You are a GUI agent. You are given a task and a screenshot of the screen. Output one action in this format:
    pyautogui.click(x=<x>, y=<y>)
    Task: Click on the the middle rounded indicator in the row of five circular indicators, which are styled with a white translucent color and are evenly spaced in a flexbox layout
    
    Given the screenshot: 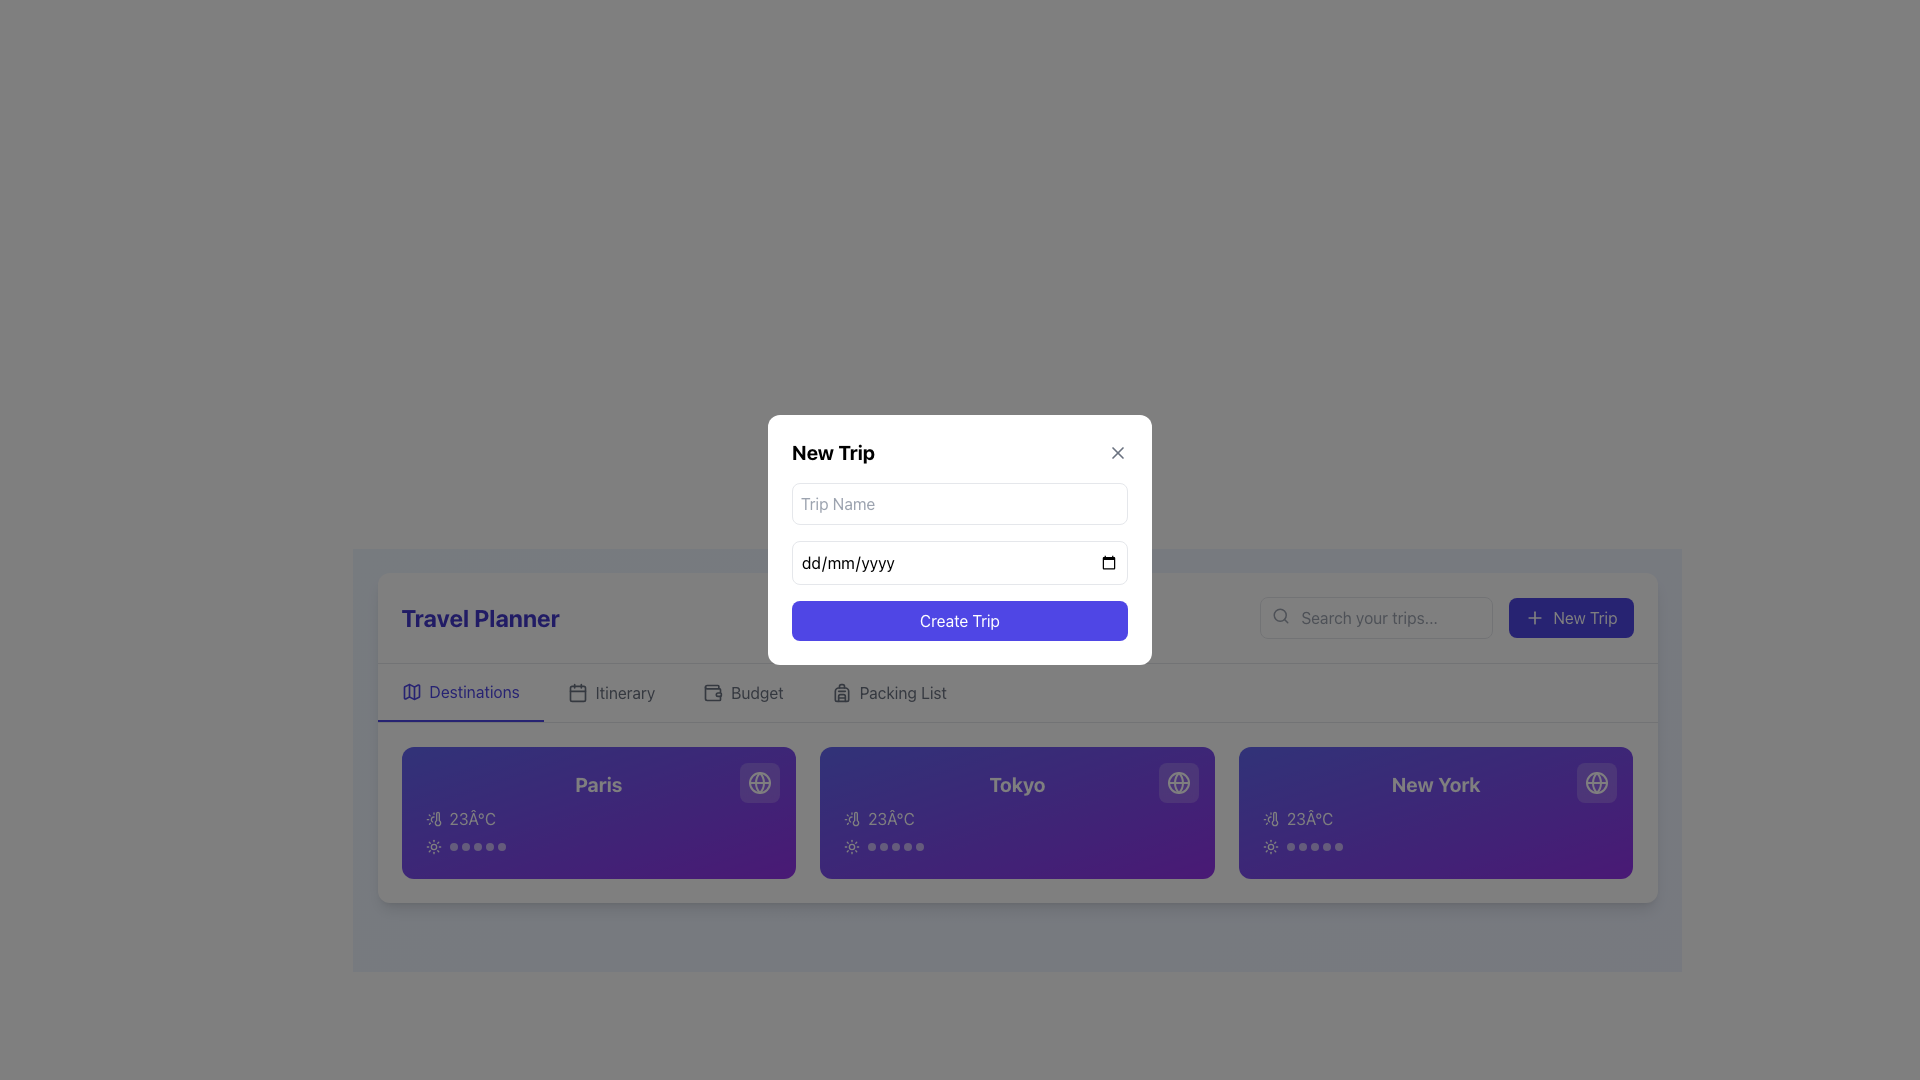 What is the action you would take?
    pyautogui.click(x=895, y=847)
    